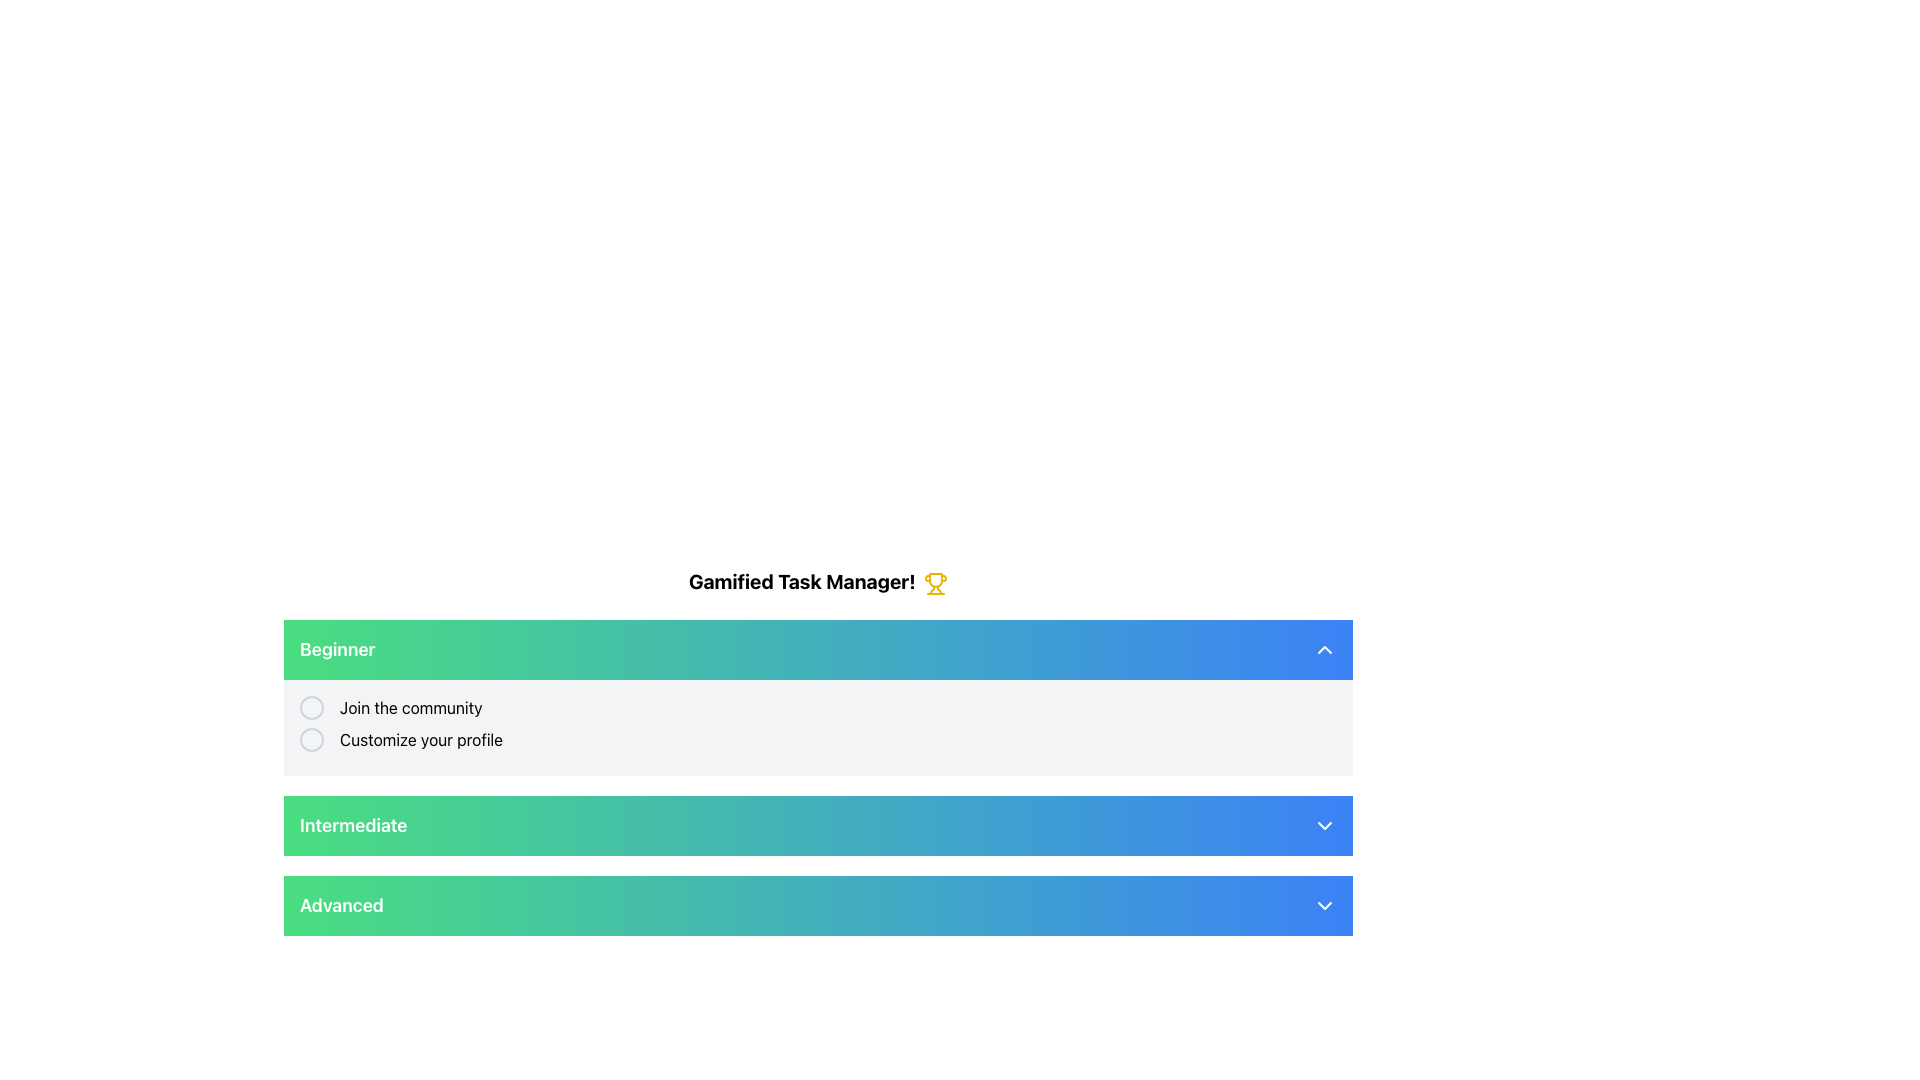 The height and width of the screenshot is (1080, 1920). I want to click on the toggle switch located to the left of the 'Customize your profile' text, so click(311, 740).